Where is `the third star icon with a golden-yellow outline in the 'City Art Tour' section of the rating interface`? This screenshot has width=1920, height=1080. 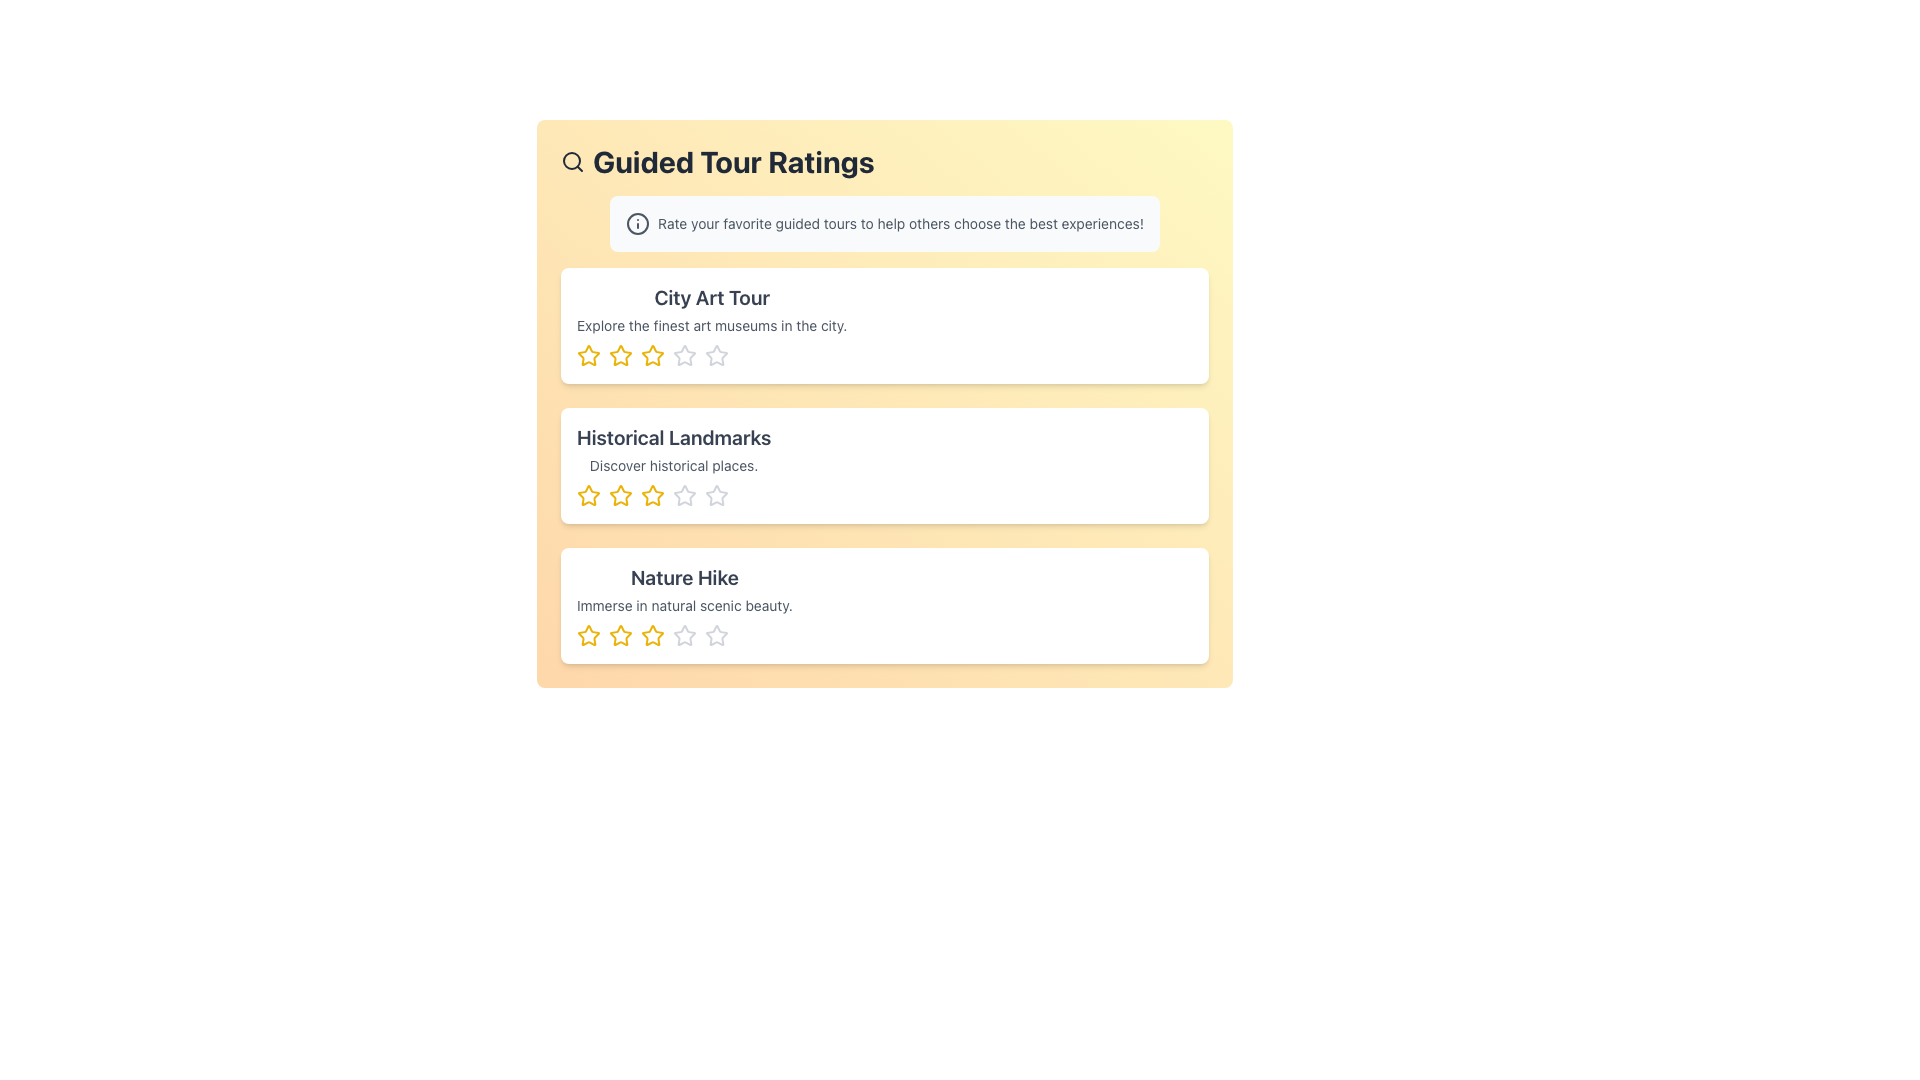 the third star icon with a golden-yellow outline in the 'City Art Tour' section of the rating interface is located at coordinates (652, 354).